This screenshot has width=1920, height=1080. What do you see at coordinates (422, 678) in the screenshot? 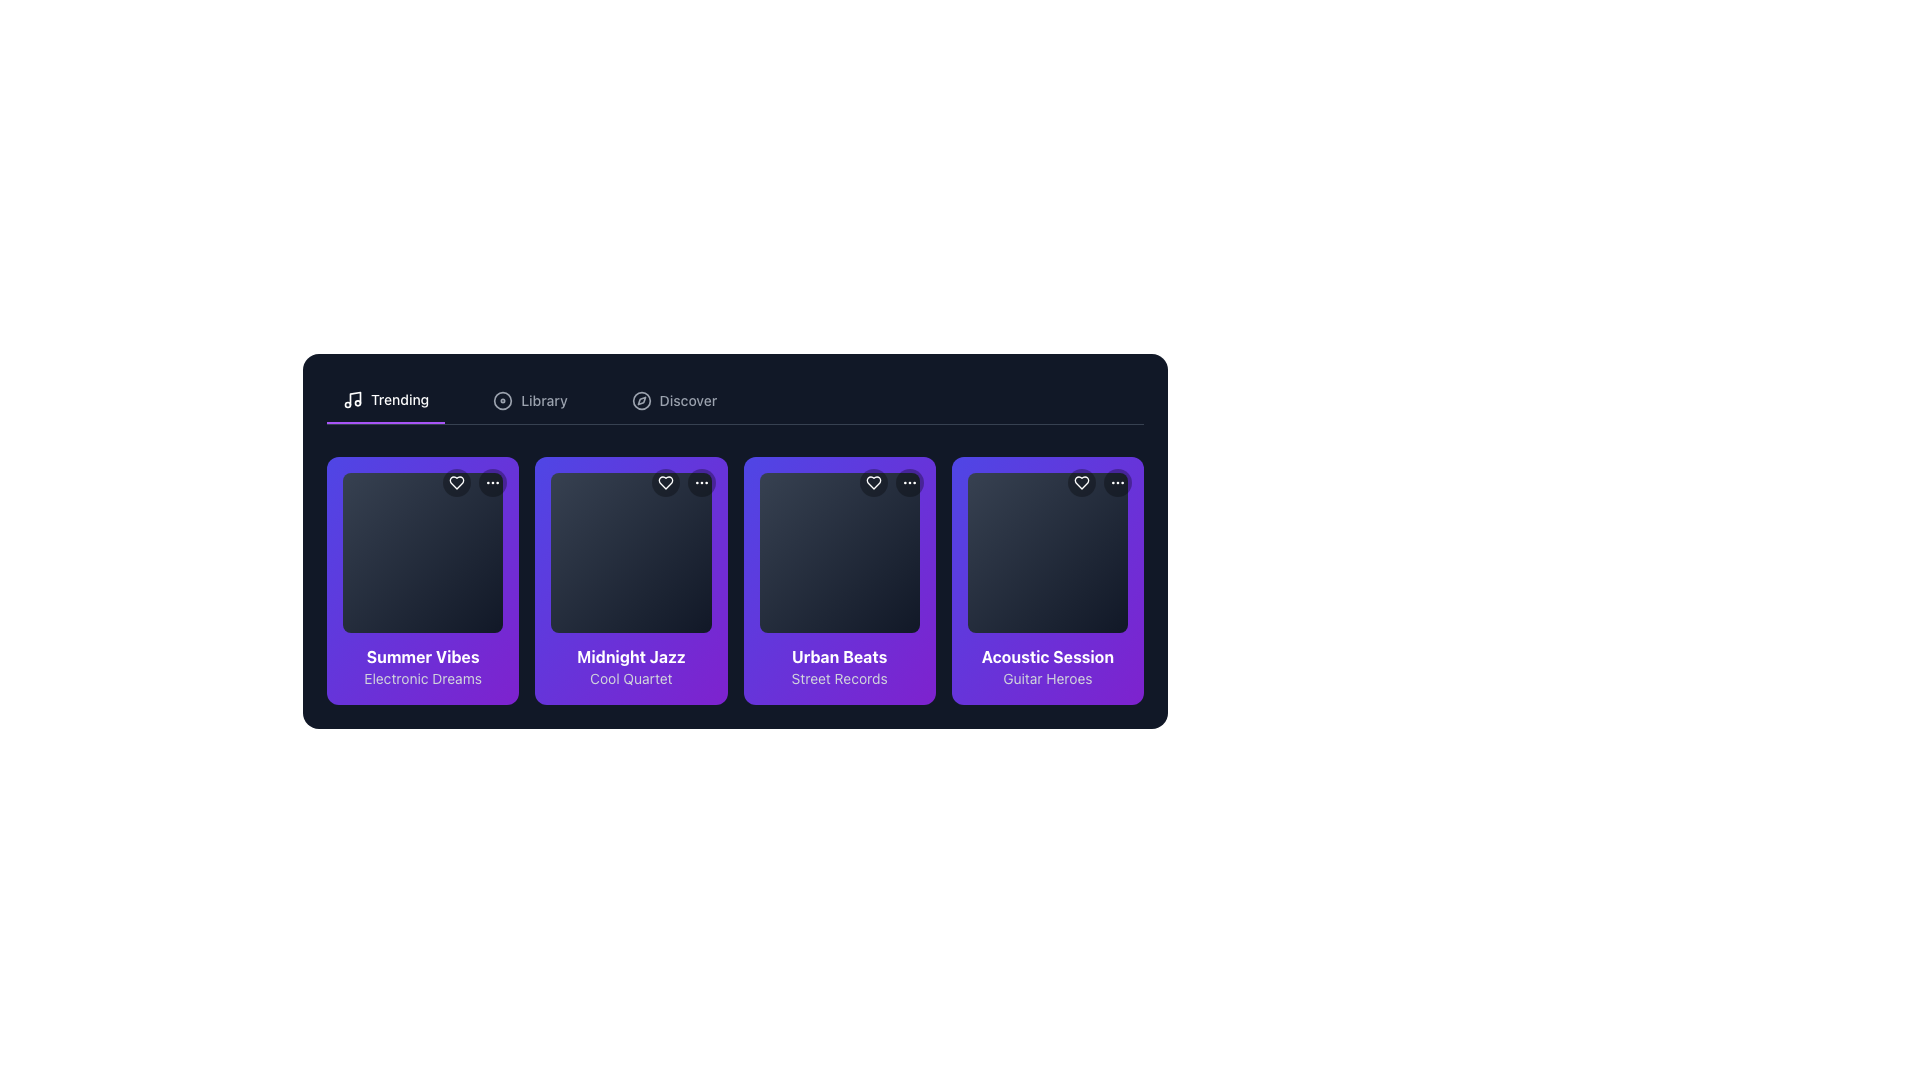
I see `text label that serves as a subtitle beneath the 'Summer Vibes' title in the first column of the horizontally scrolling grid` at bounding box center [422, 678].